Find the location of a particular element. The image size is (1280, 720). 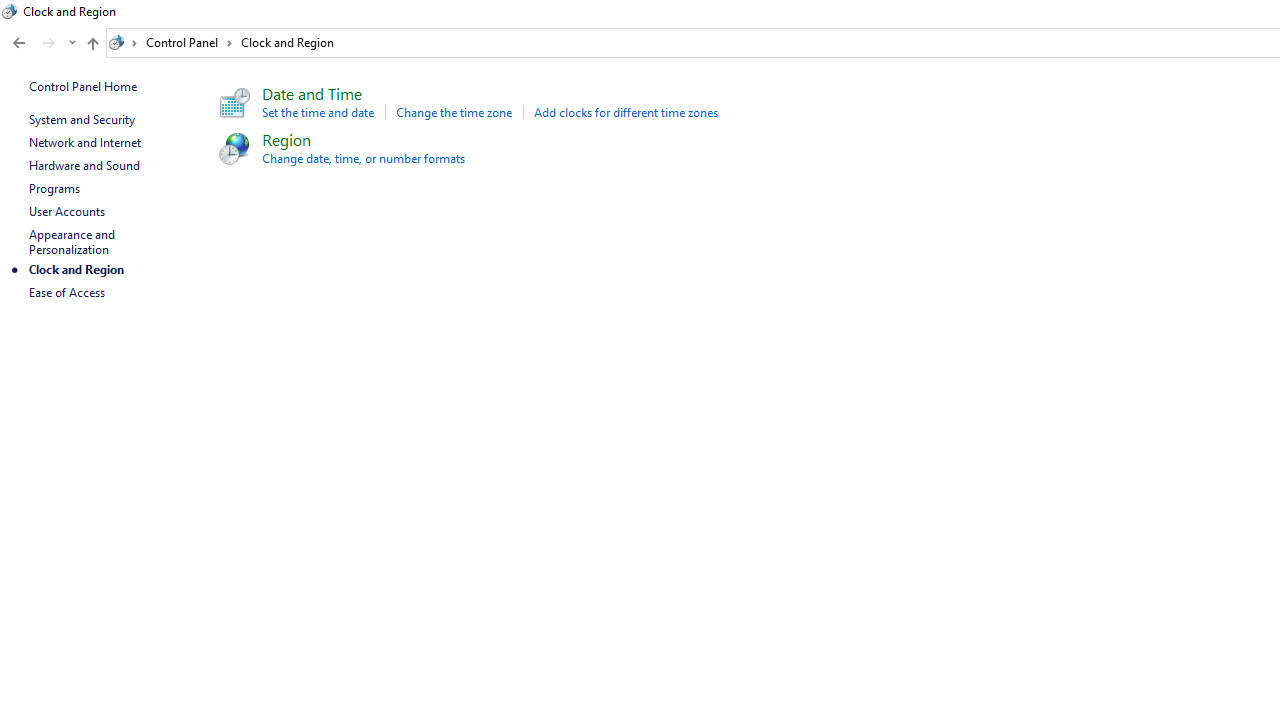

'Forward (Alt + Right Arrow)' is located at coordinates (49, 43).